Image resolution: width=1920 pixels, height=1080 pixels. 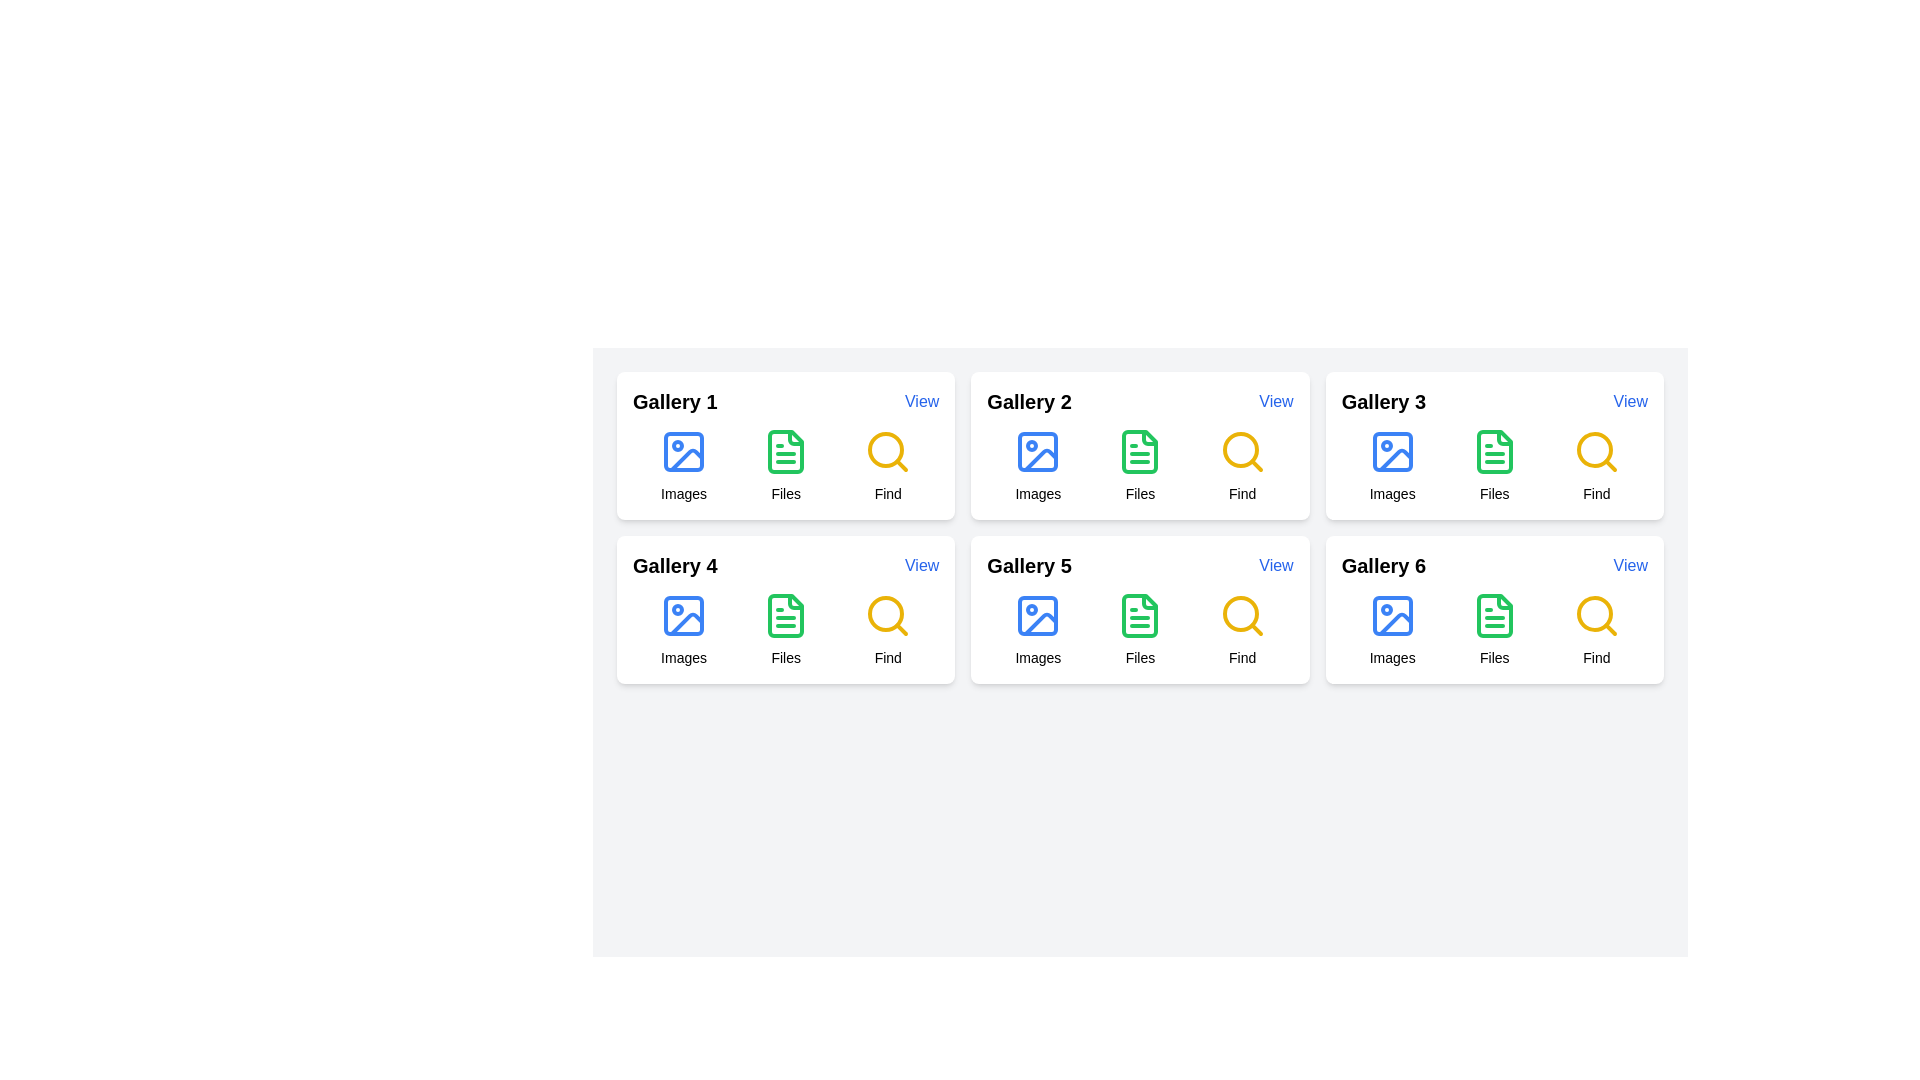 I want to click on the text label that provides context for the yellow search icon in the 'Gallery 2' section of the interface, so click(x=887, y=493).